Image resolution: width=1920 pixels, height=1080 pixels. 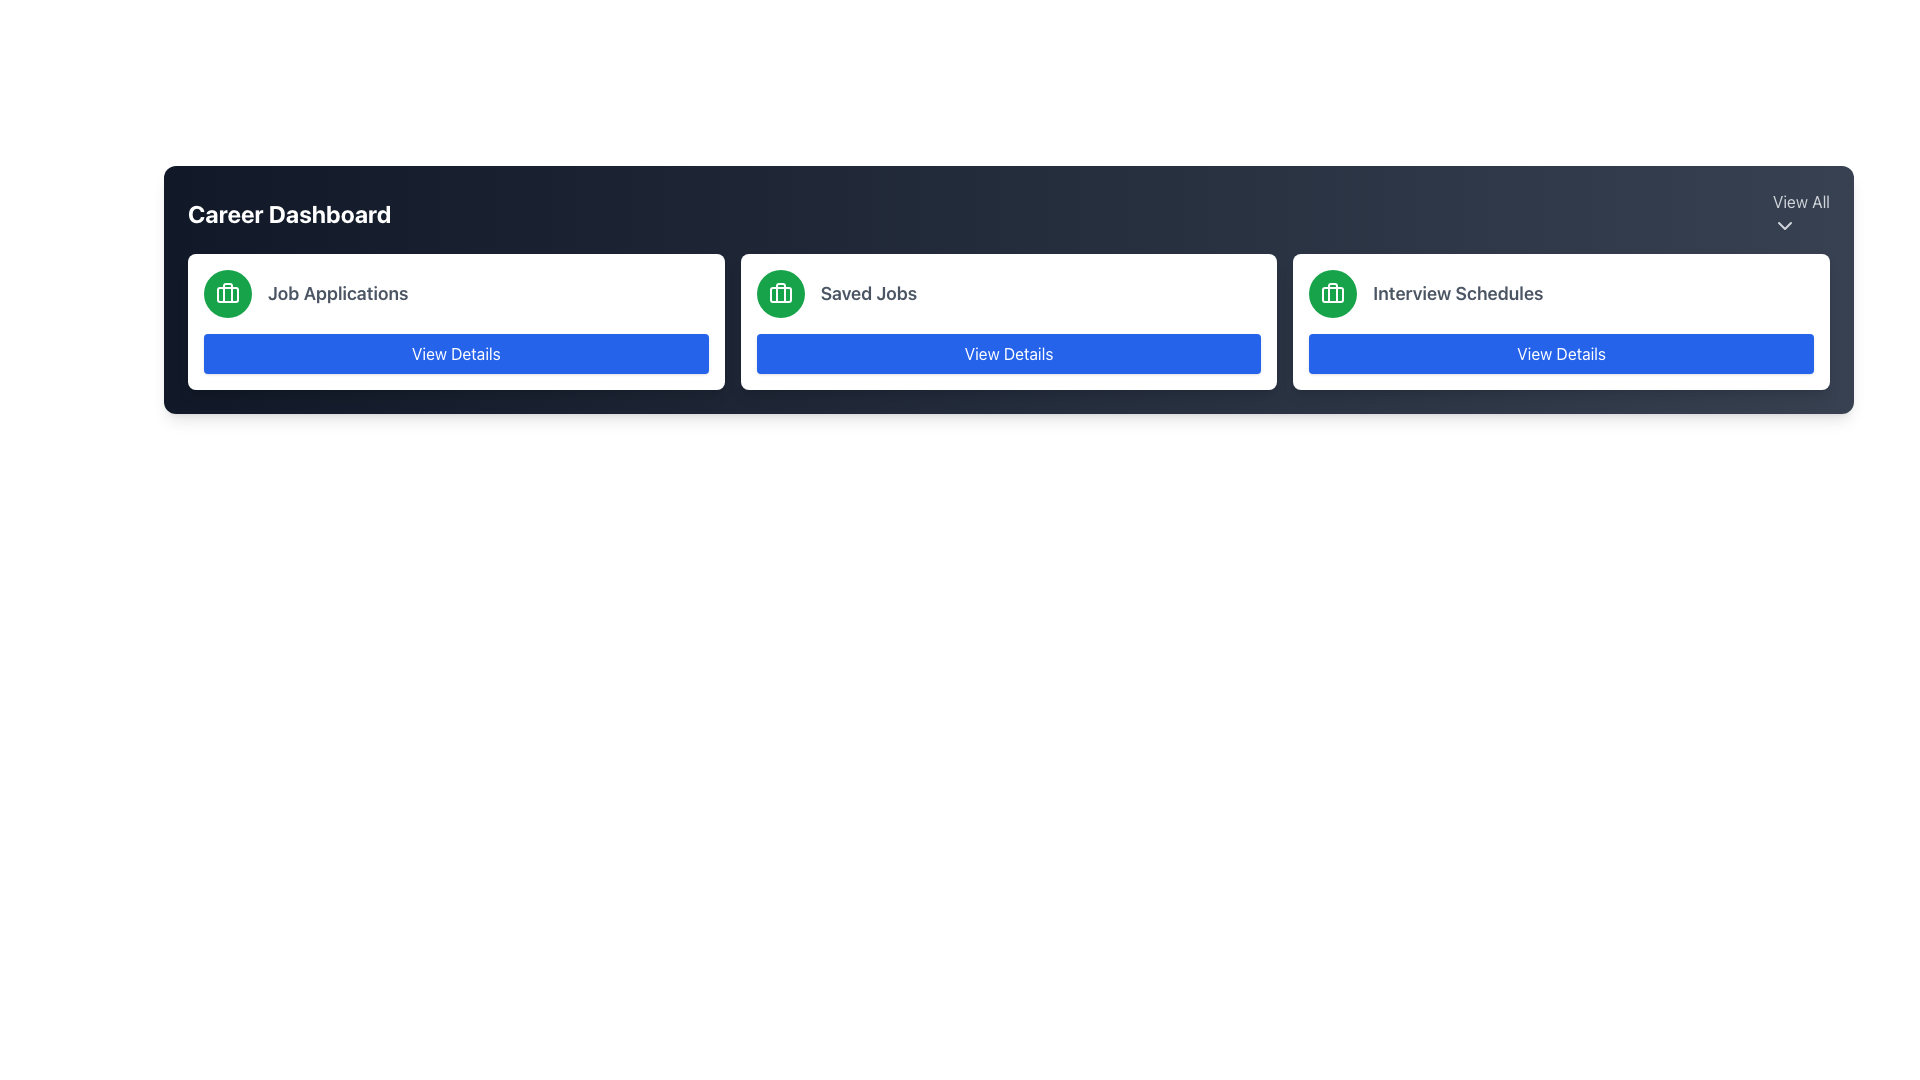 What do you see at coordinates (1458, 293) in the screenshot?
I see `the Text Label that serves as the title for the 'Interview Schedules' section, located below the briefcase icon on the rightmost panel` at bounding box center [1458, 293].